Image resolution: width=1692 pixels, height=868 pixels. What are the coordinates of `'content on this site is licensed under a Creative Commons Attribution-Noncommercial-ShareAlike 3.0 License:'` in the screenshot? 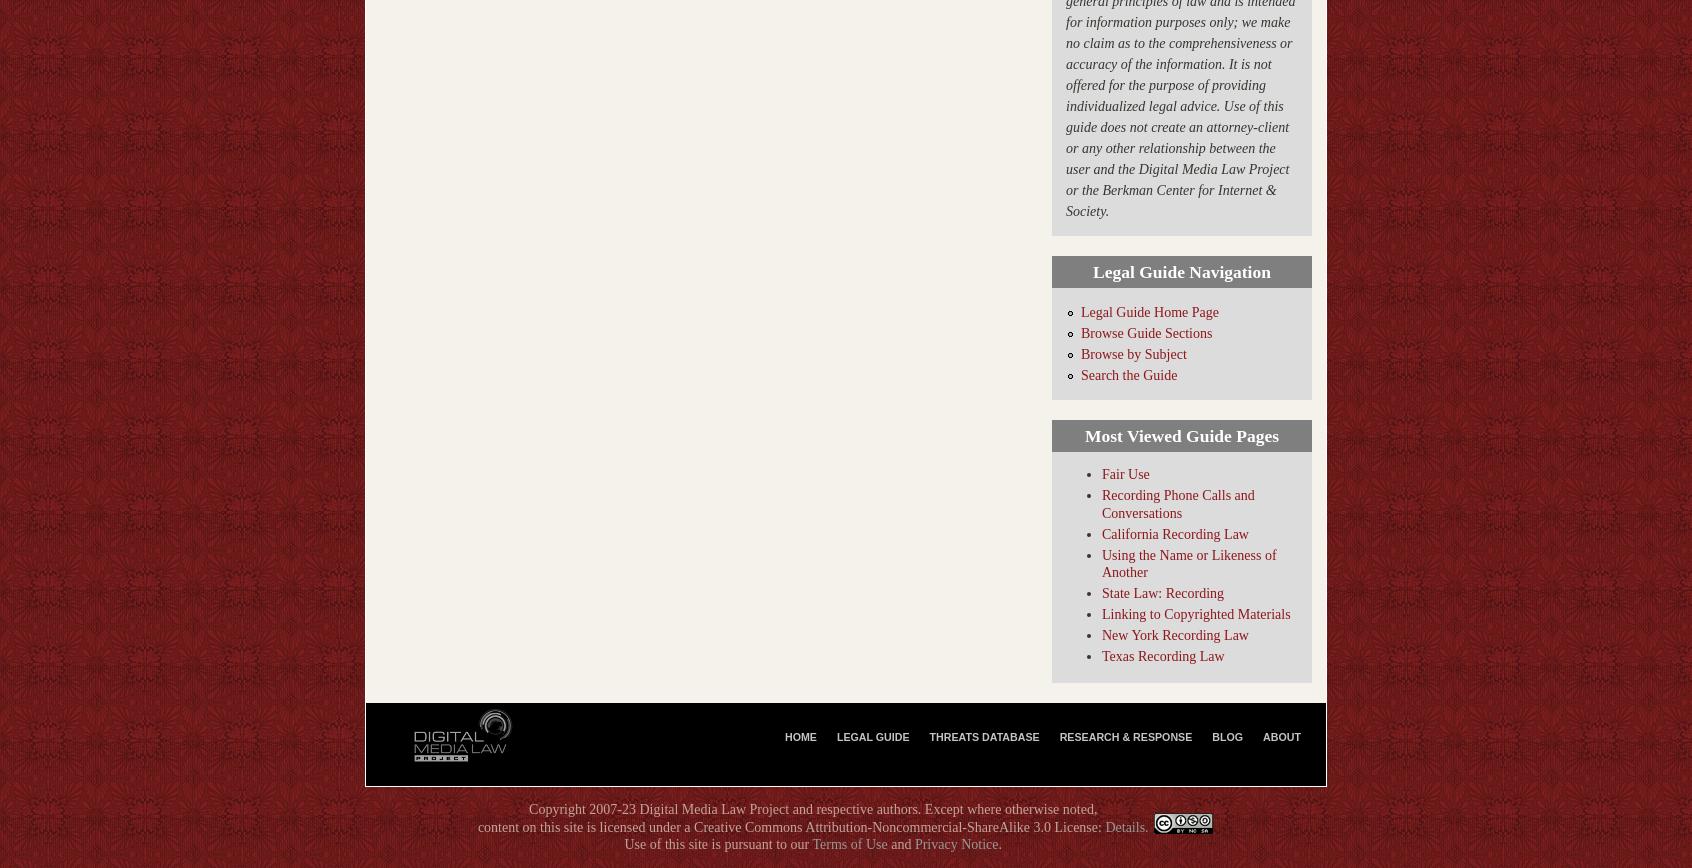 It's located at (791, 826).